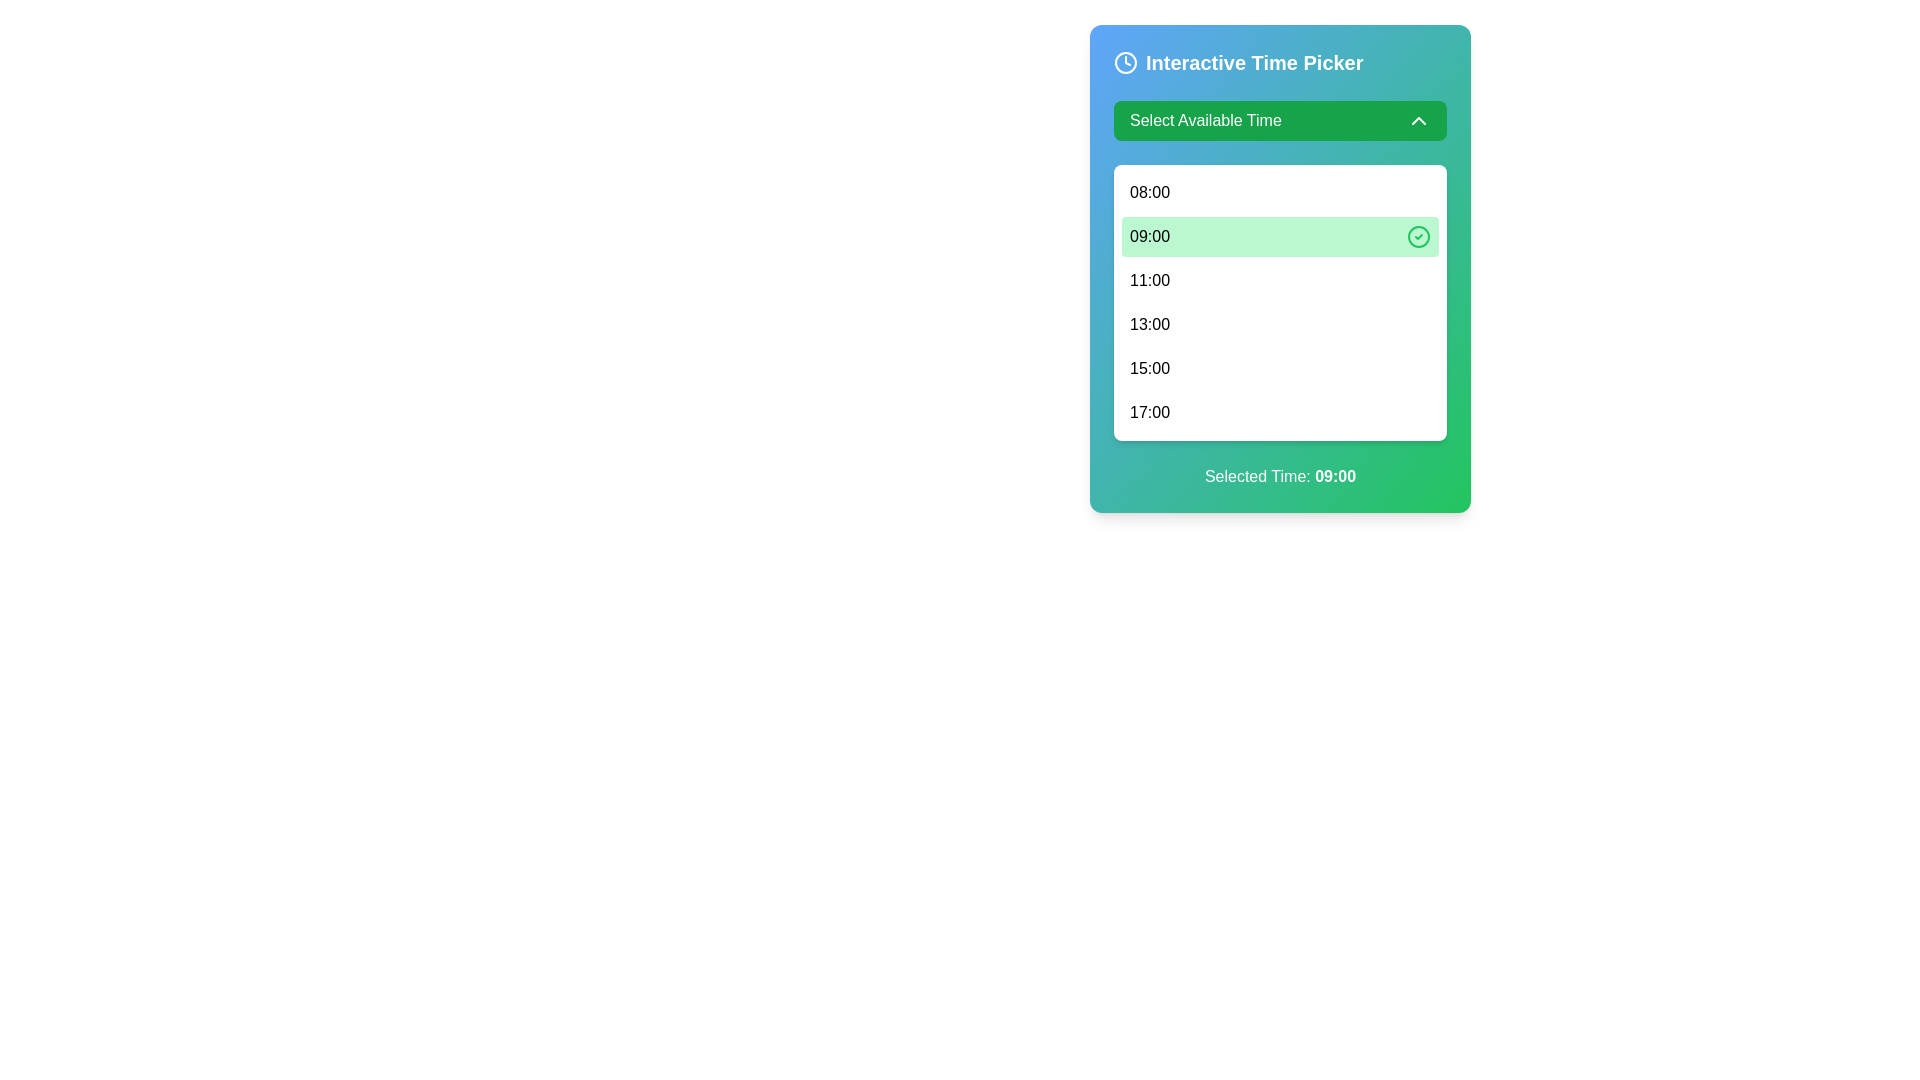 This screenshot has width=1920, height=1080. I want to click on the circular boundary of the clock icon located at the top left of the widget header, so click(1126, 61).